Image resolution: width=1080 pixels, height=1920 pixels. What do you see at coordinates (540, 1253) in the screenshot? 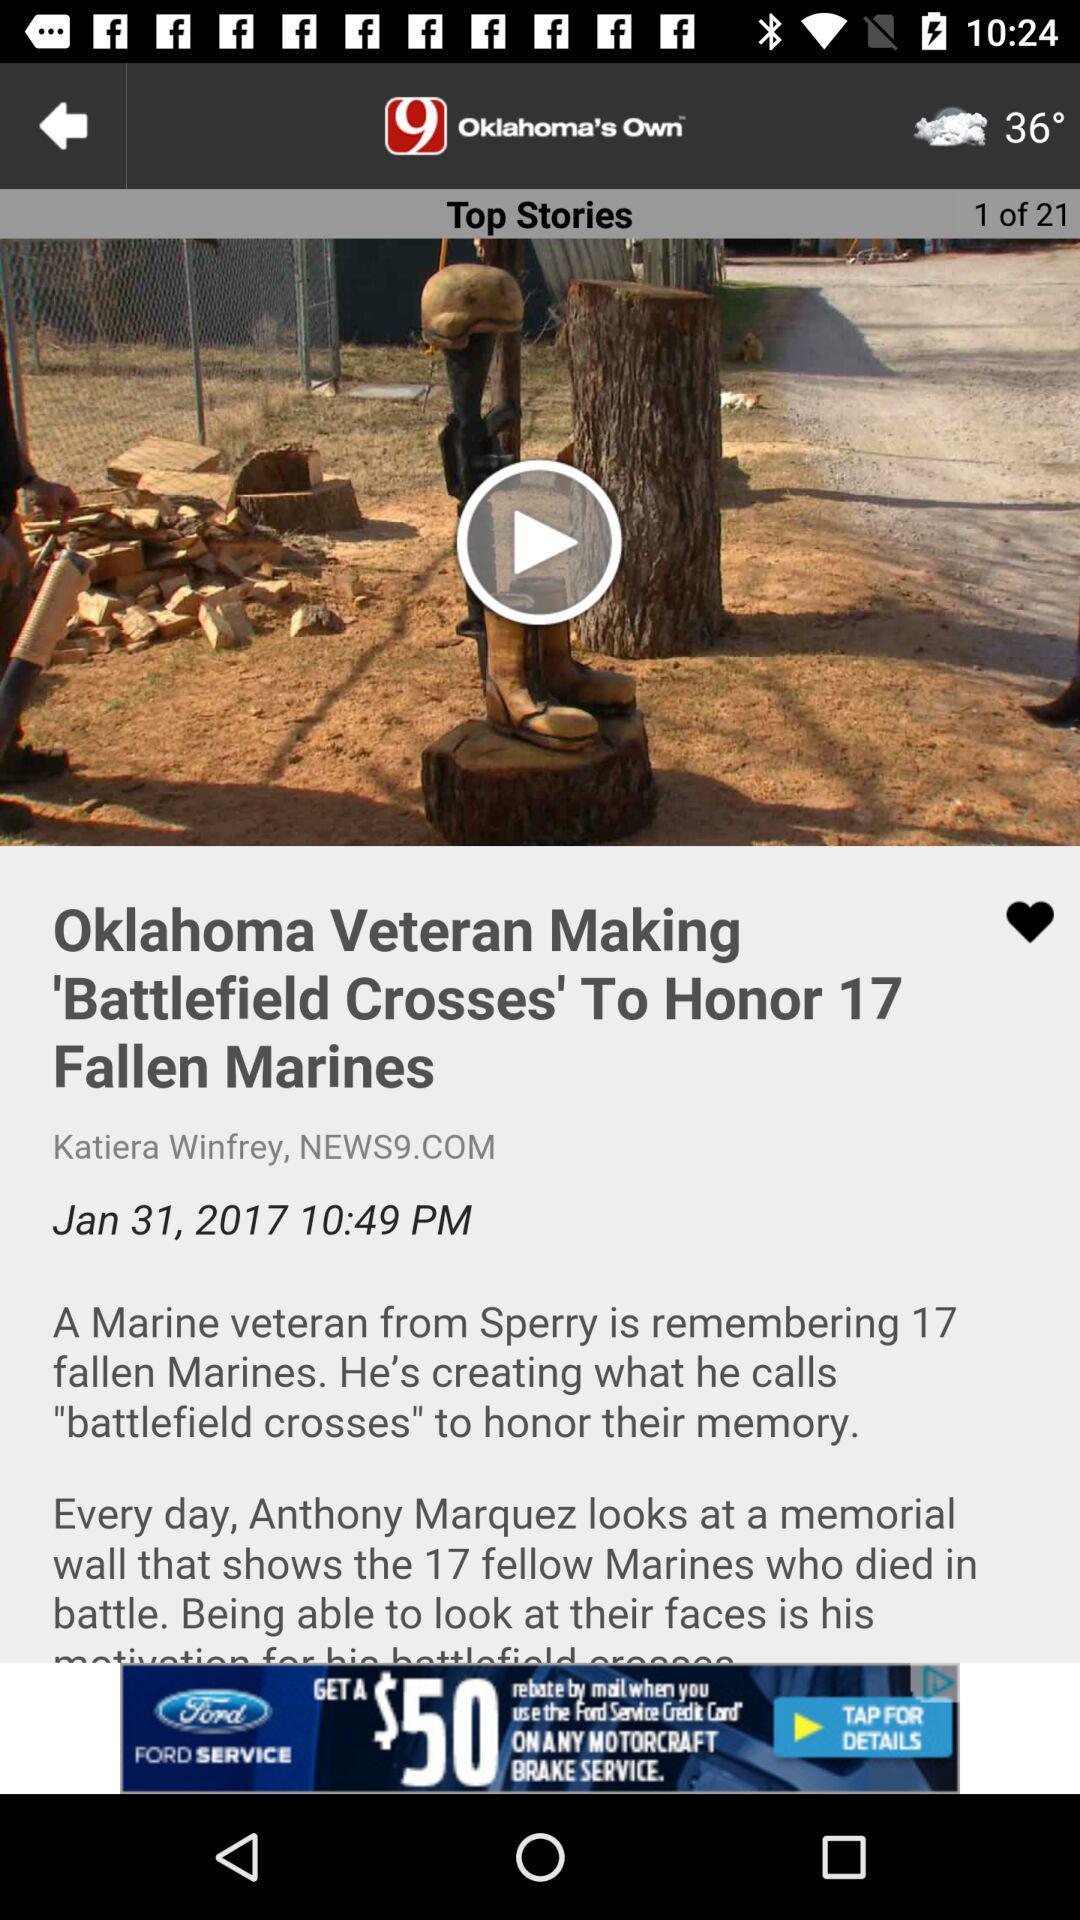
I see `description about the video` at bounding box center [540, 1253].